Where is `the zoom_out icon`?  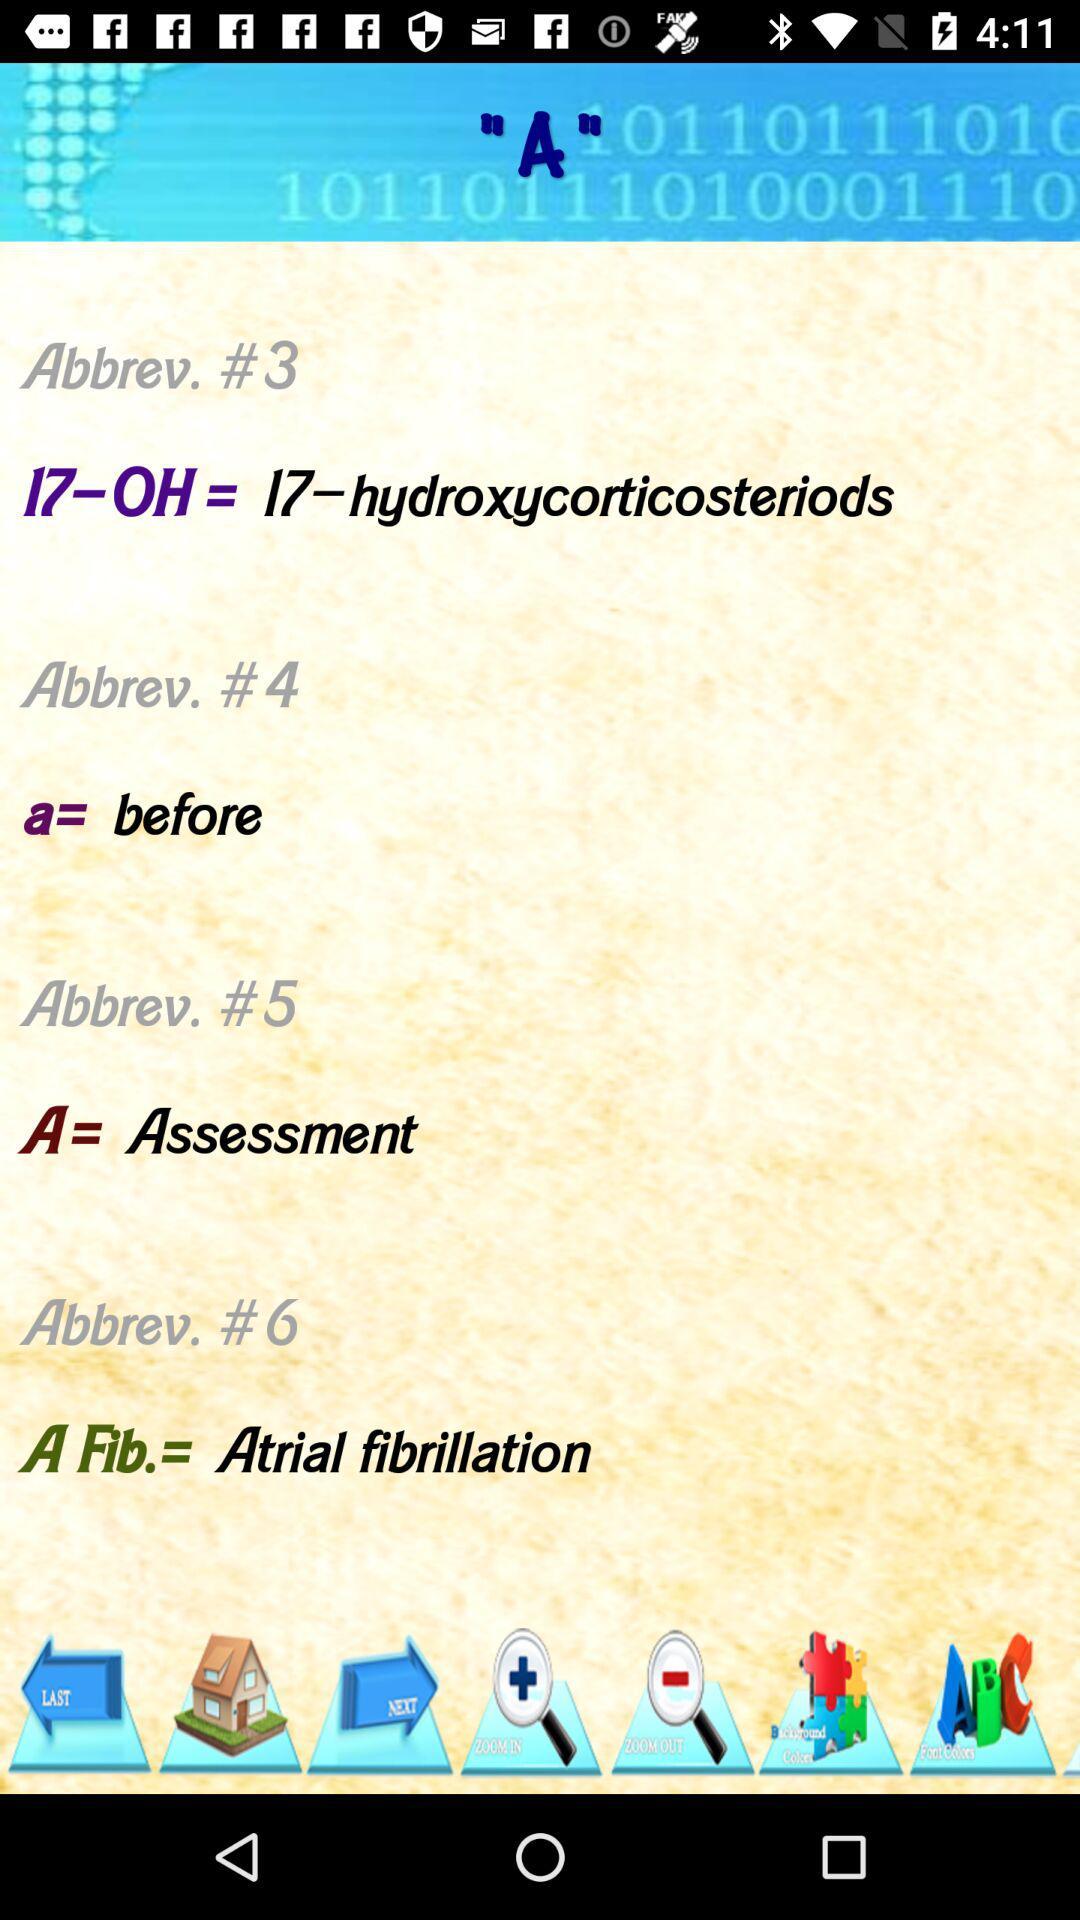
the zoom_out icon is located at coordinates (680, 1702).